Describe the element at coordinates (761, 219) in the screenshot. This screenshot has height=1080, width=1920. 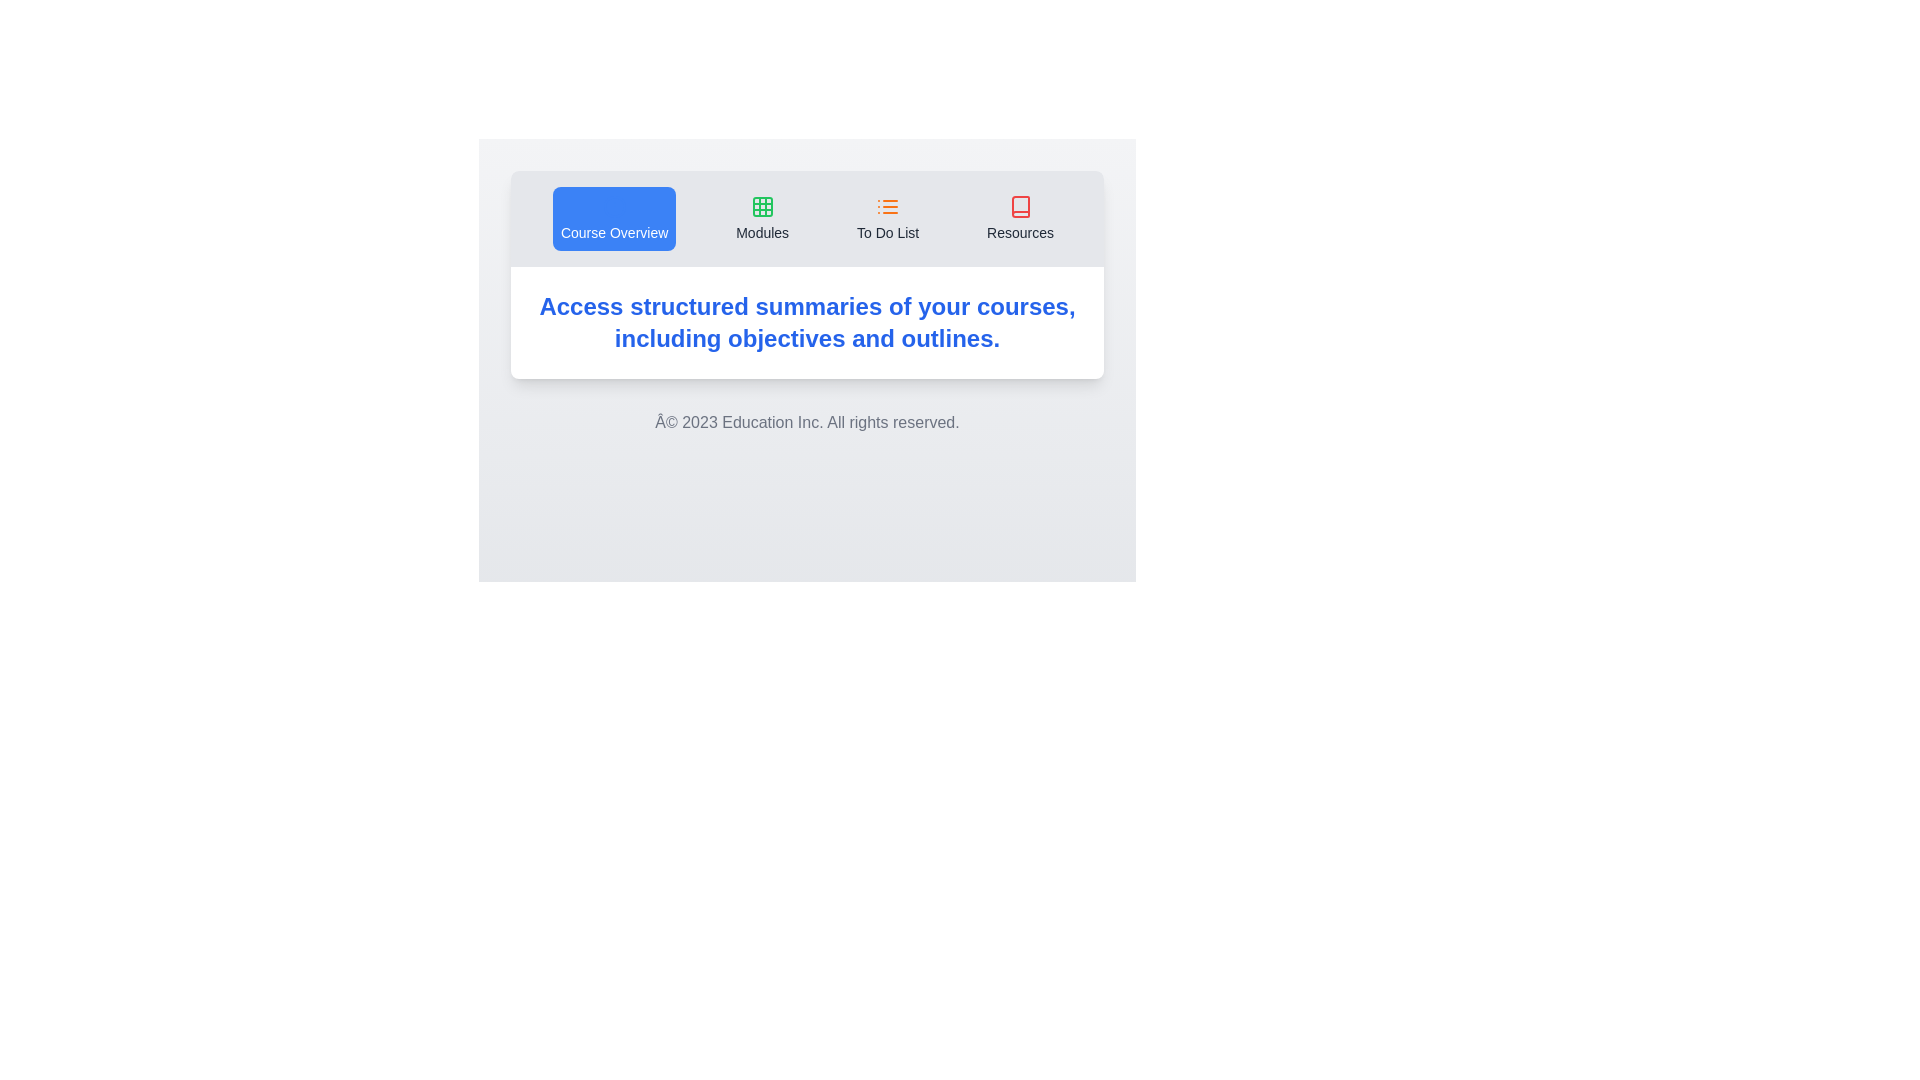
I see `the tab labeled Modules` at that location.